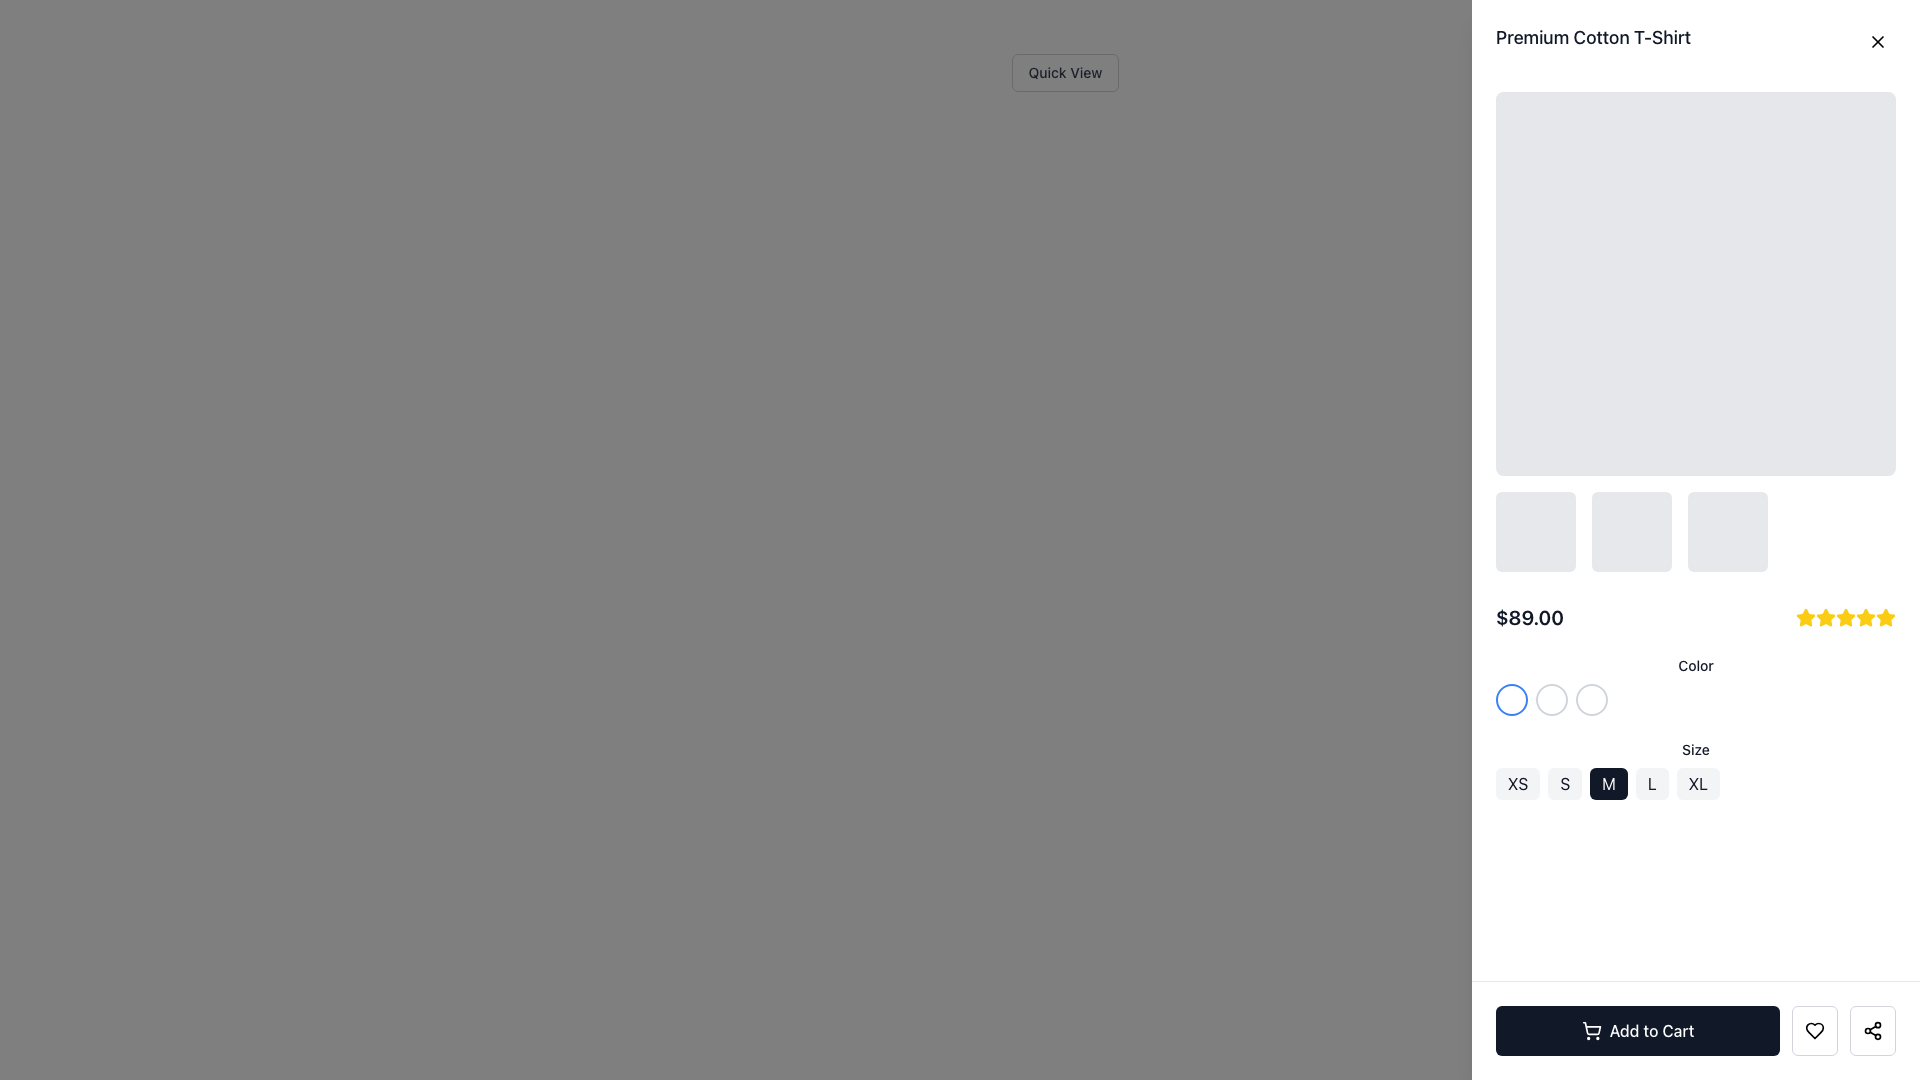 The width and height of the screenshot is (1920, 1080). What do you see at coordinates (1694, 749) in the screenshot?
I see `the text label that indicates the purpose of the size options for a product, located above the selectable size options XS, S, M, L, and XL` at bounding box center [1694, 749].